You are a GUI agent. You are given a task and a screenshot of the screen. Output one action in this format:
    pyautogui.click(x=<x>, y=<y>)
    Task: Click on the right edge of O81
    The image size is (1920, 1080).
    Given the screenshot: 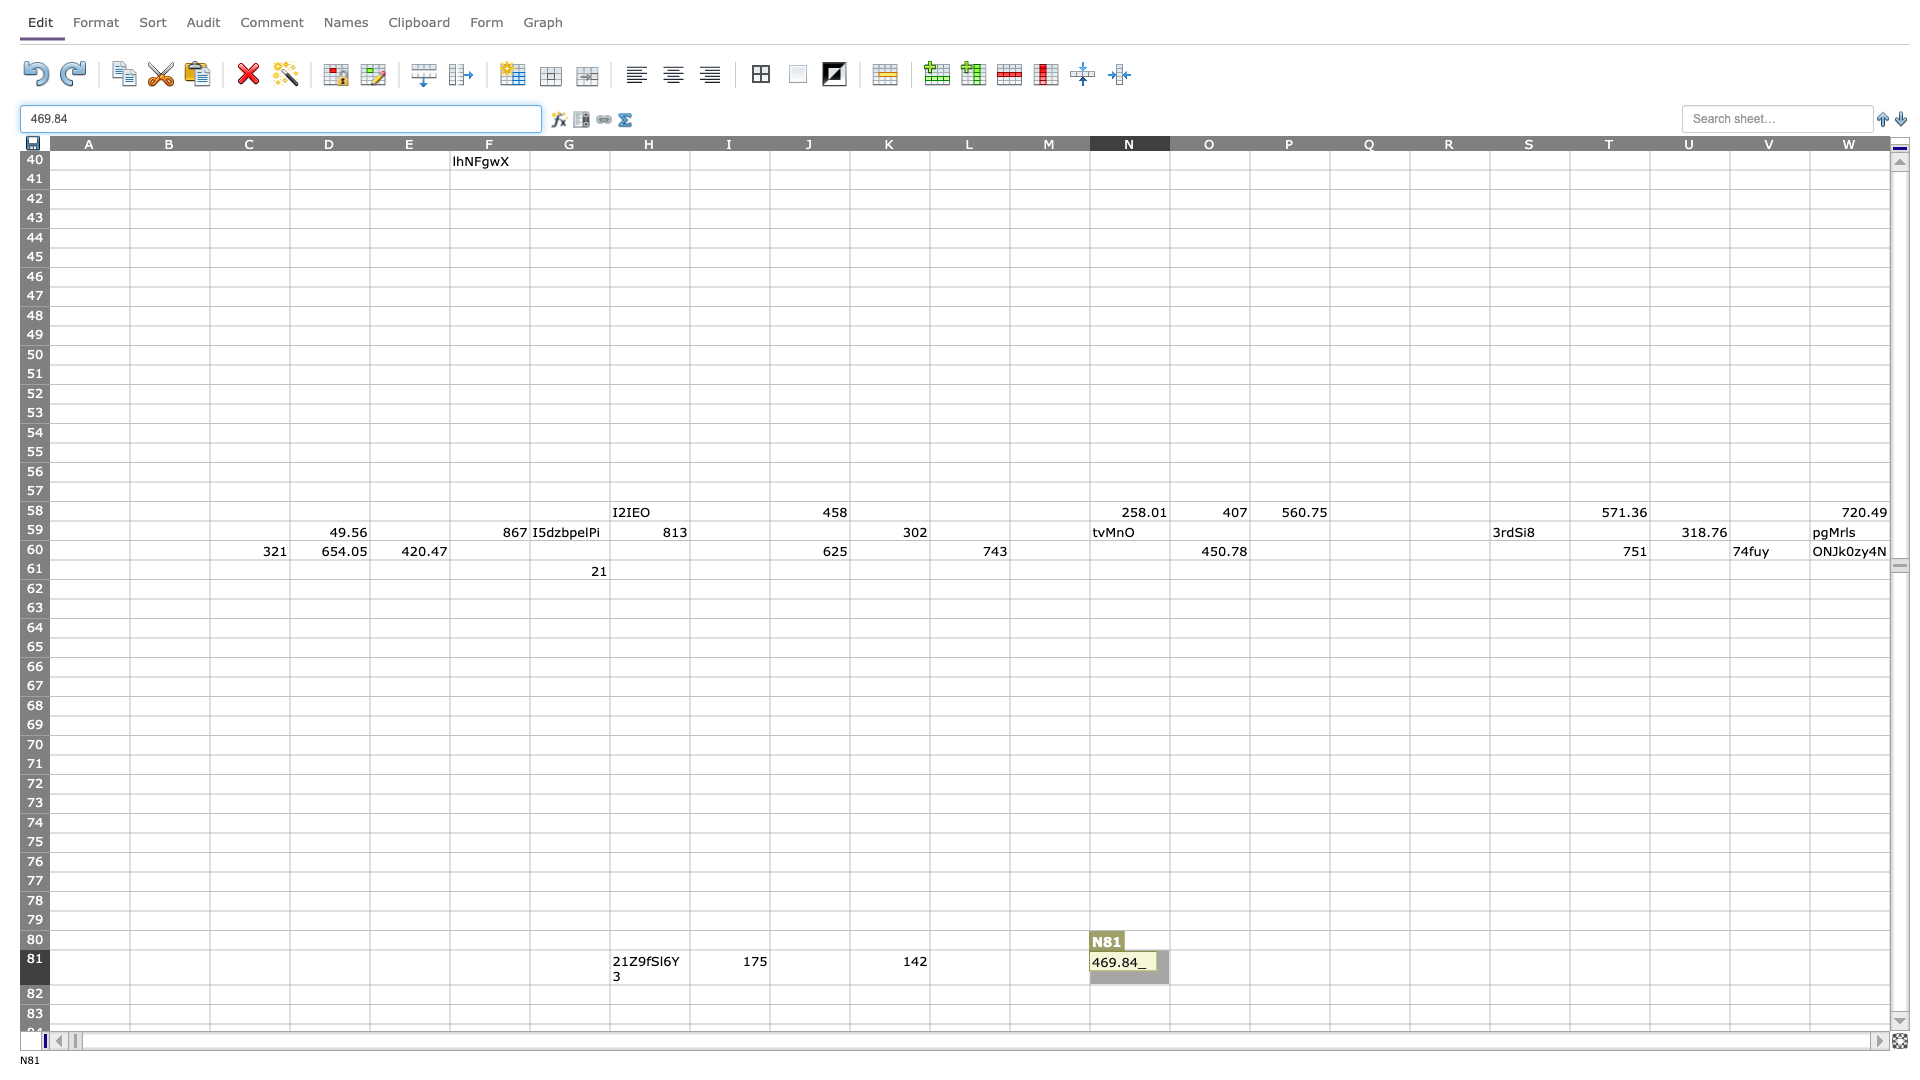 What is the action you would take?
    pyautogui.click(x=1248, y=966)
    